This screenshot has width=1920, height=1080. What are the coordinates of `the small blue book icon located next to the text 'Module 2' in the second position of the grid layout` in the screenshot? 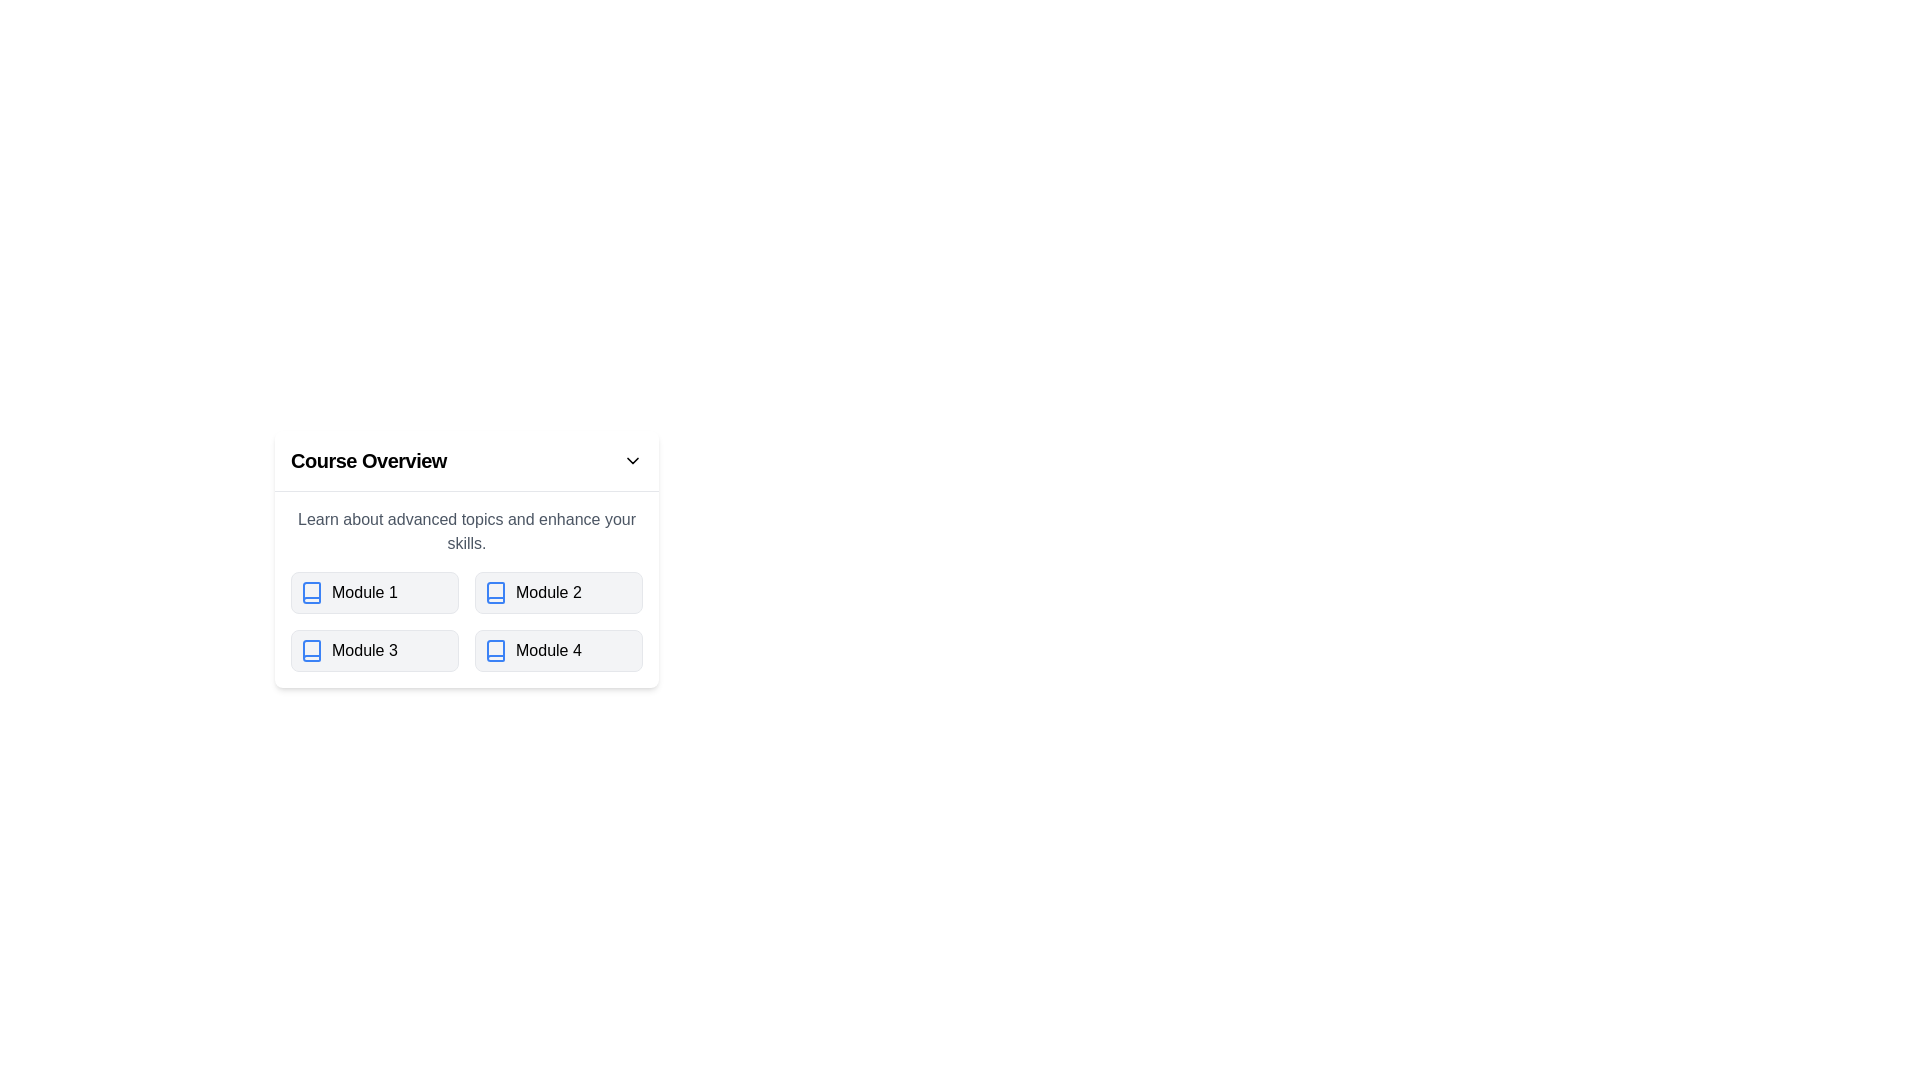 It's located at (495, 592).